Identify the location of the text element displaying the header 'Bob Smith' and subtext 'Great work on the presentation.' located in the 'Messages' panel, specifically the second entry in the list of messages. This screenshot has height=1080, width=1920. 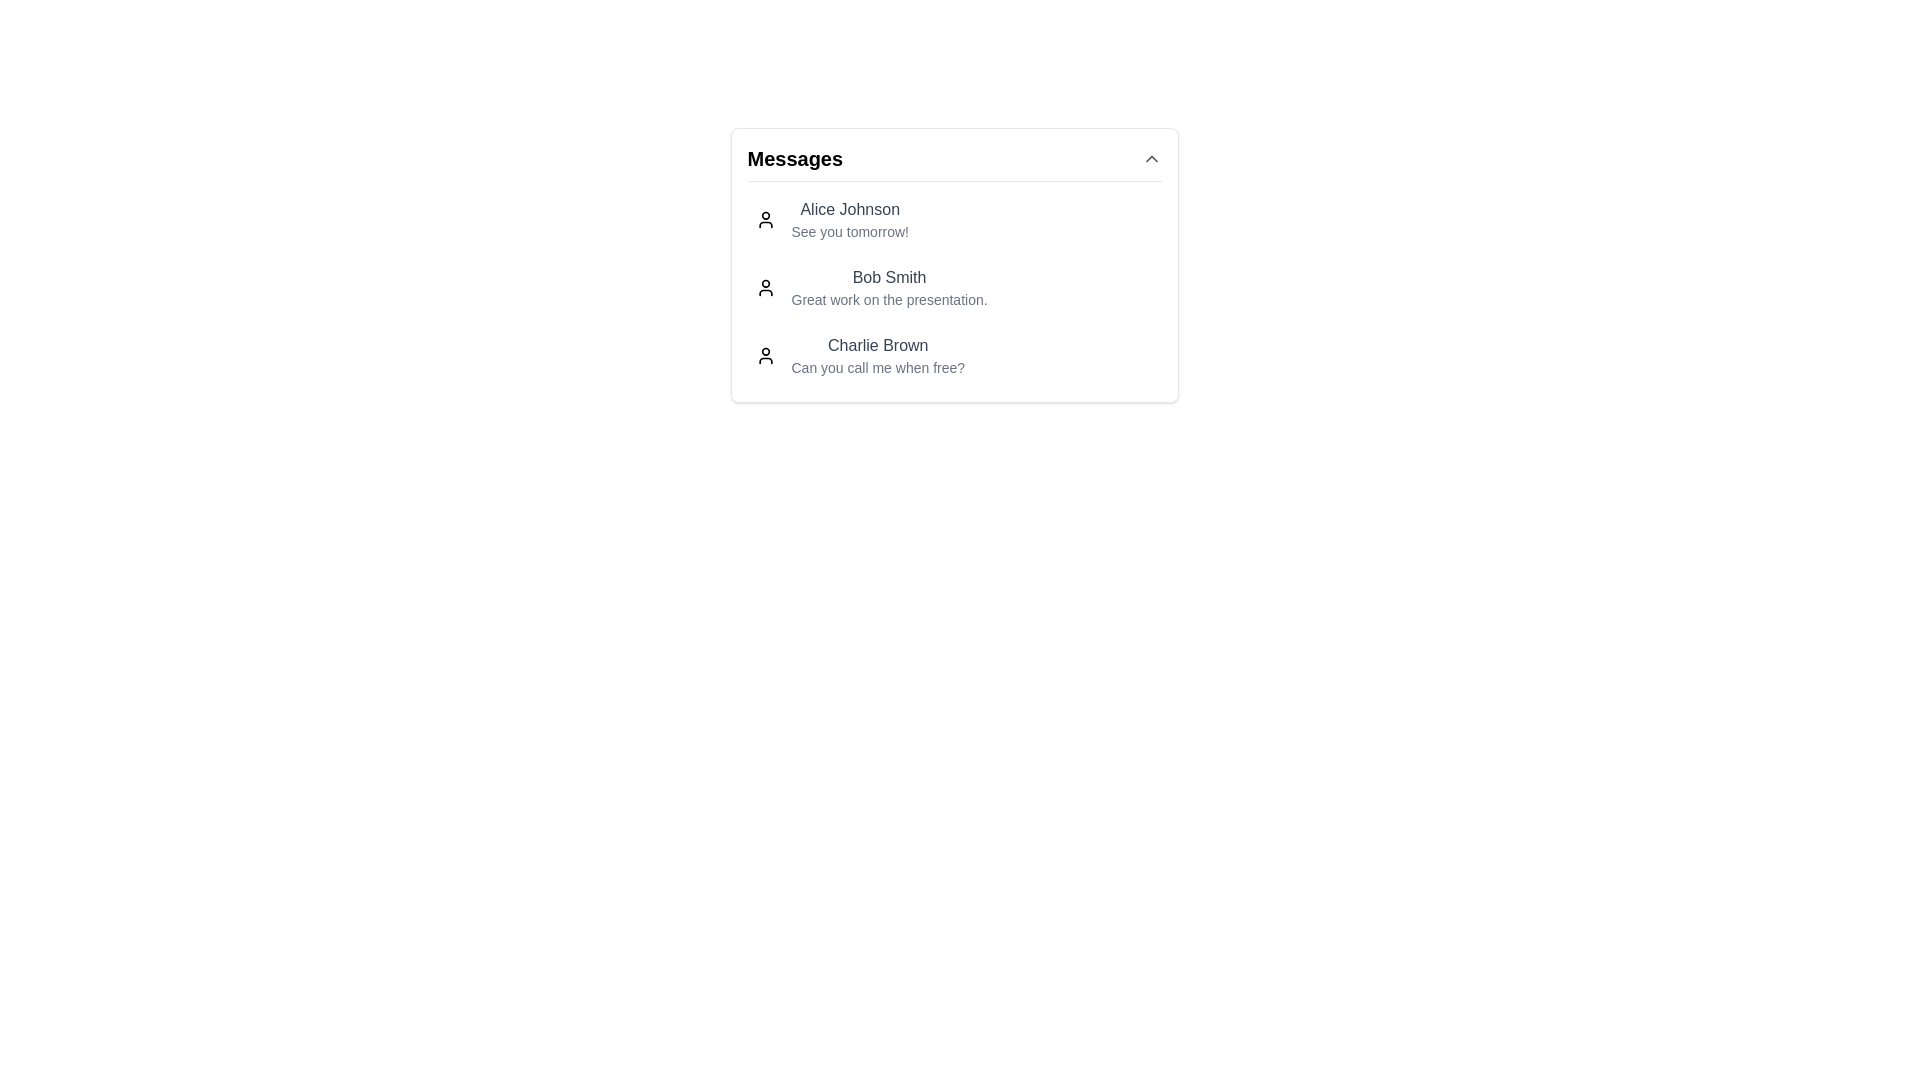
(888, 288).